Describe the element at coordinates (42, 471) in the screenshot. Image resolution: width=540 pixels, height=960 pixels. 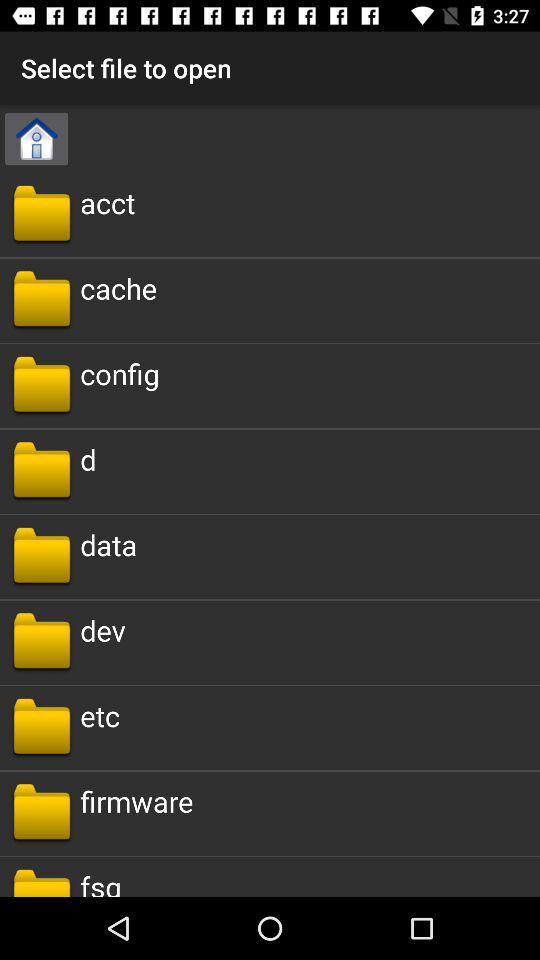
I see `the 4th folder icon on the top left corner of the web page` at that location.